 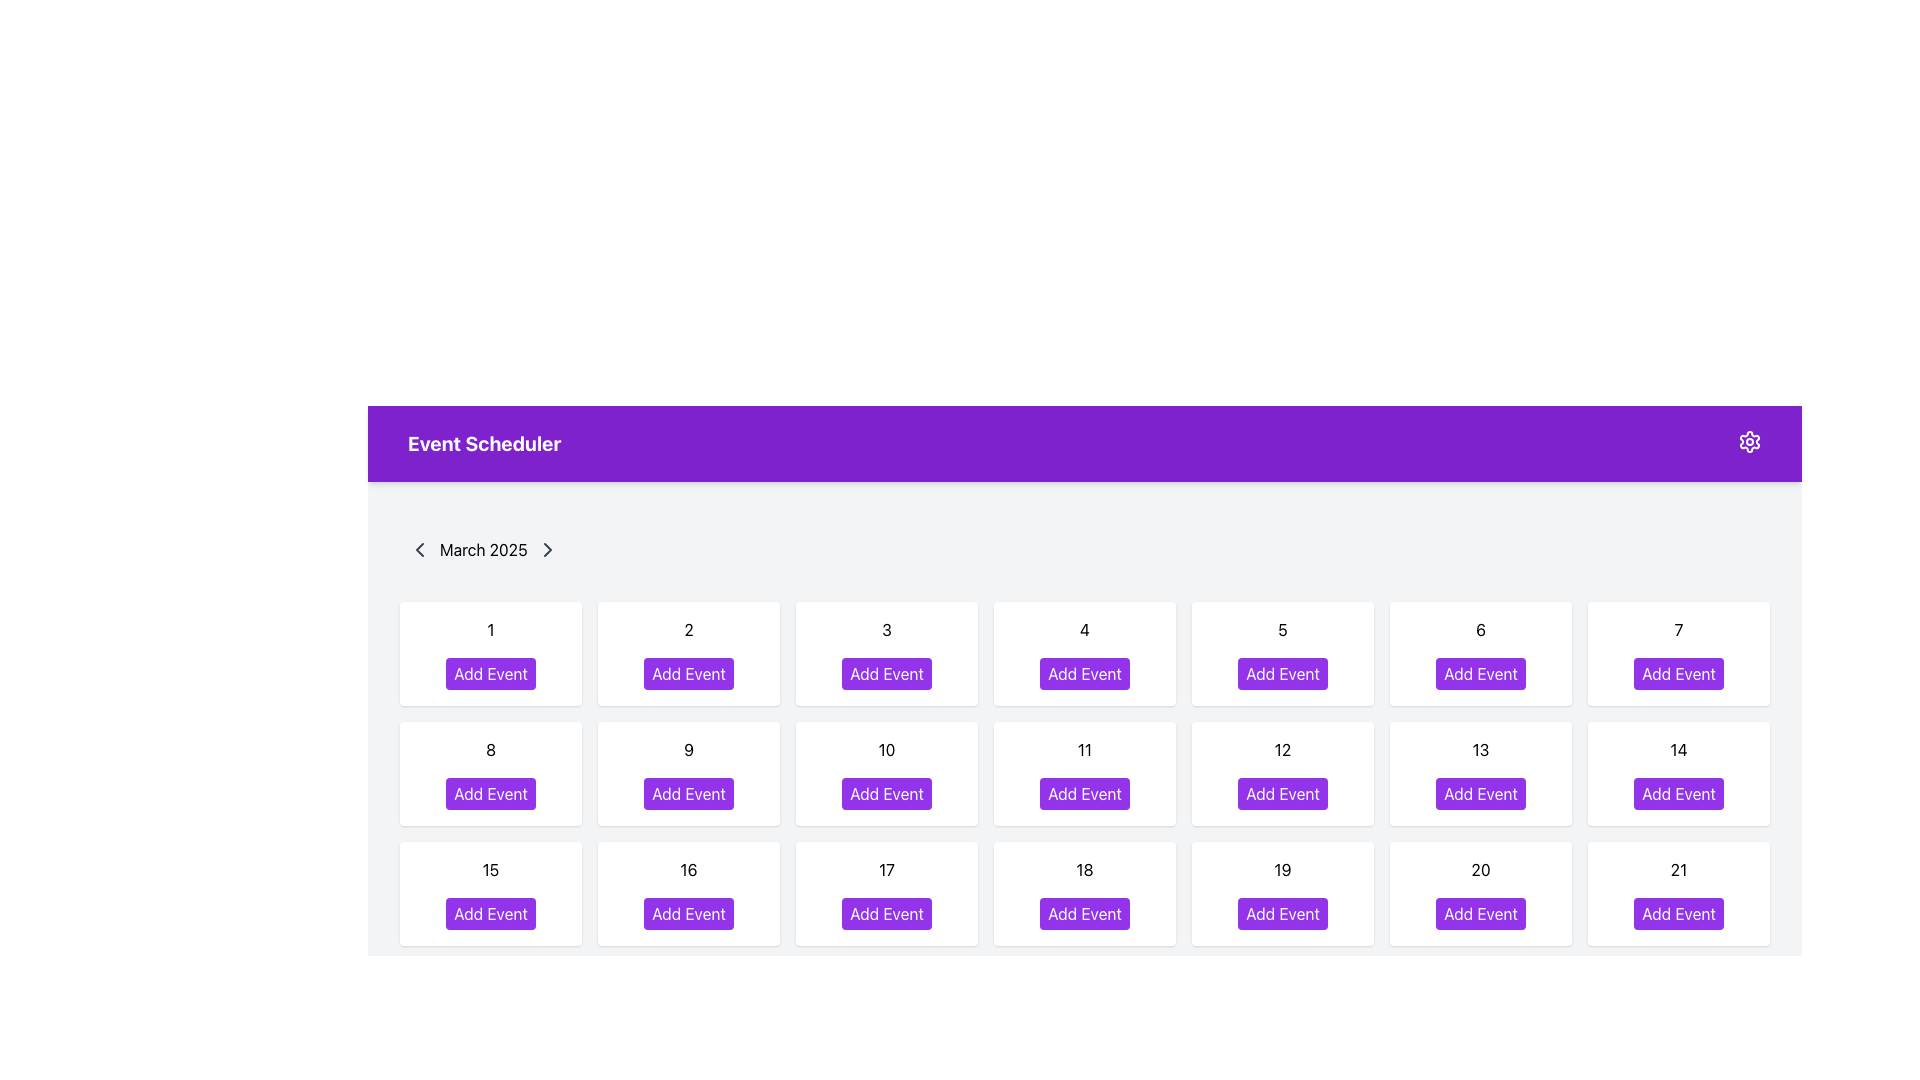 I want to click on the button to add an event for March 8, 2025, located in the middle section of the calendar view, so click(x=490, y=793).